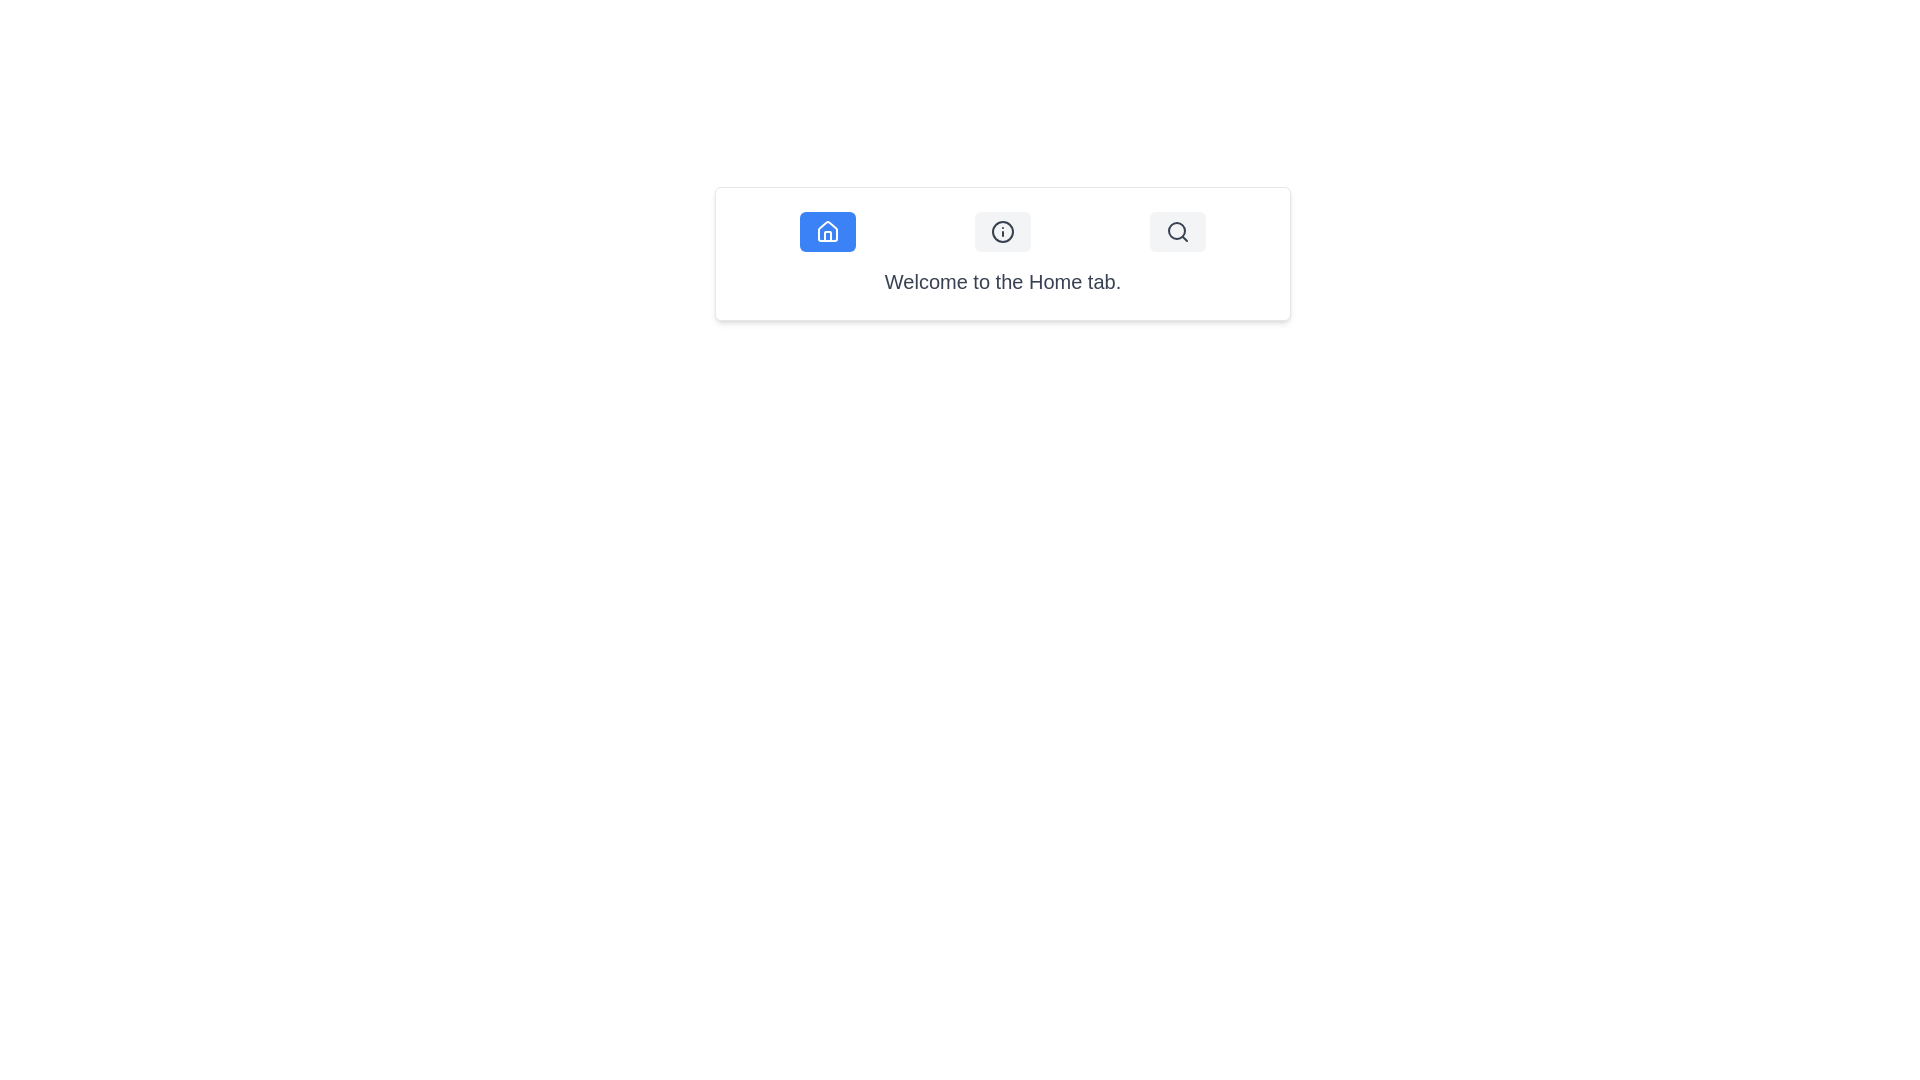  I want to click on the house icon located in the leftmost button of a group of three buttons, which is highlighted in blue, so click(827, 230).